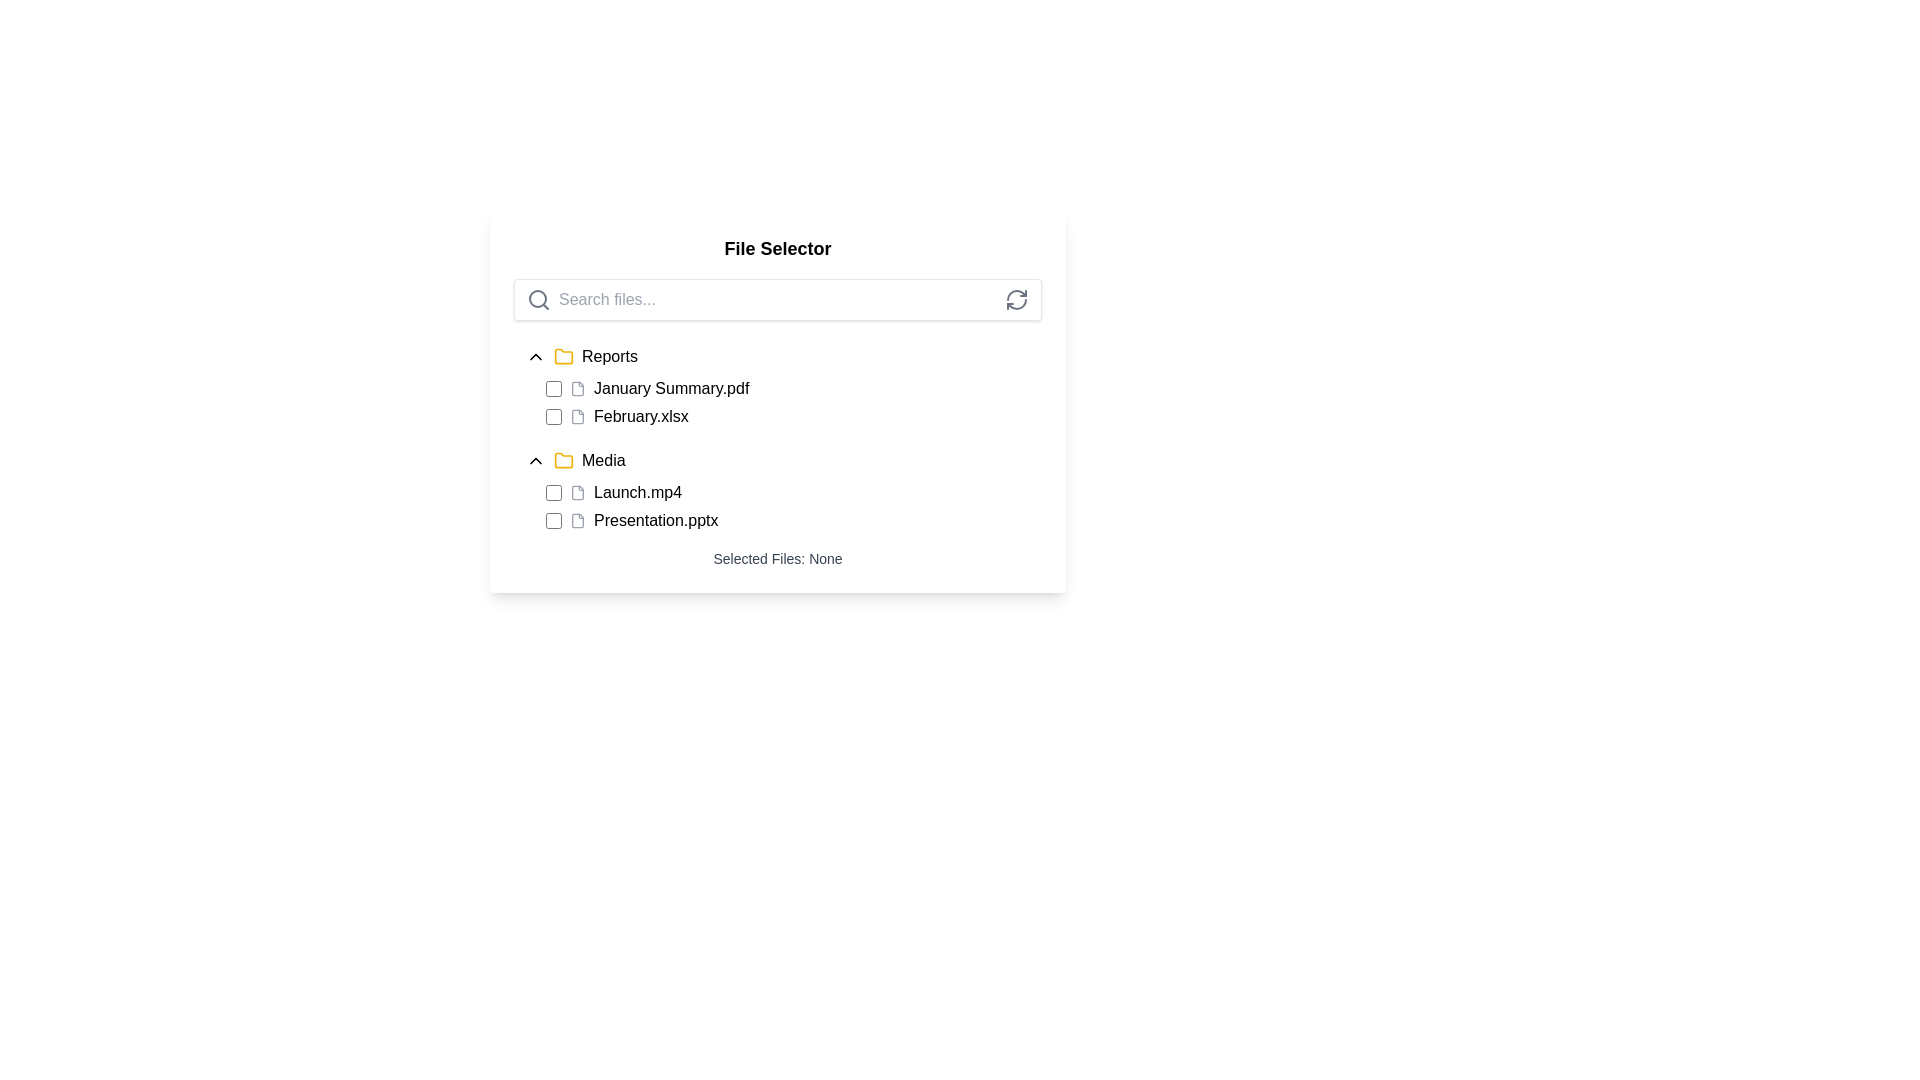  What do you see at coordinates (536, 356) in the screenshot?
I see `the toggle icon for the 'Reports' folder` at bounding box center [536, 356].